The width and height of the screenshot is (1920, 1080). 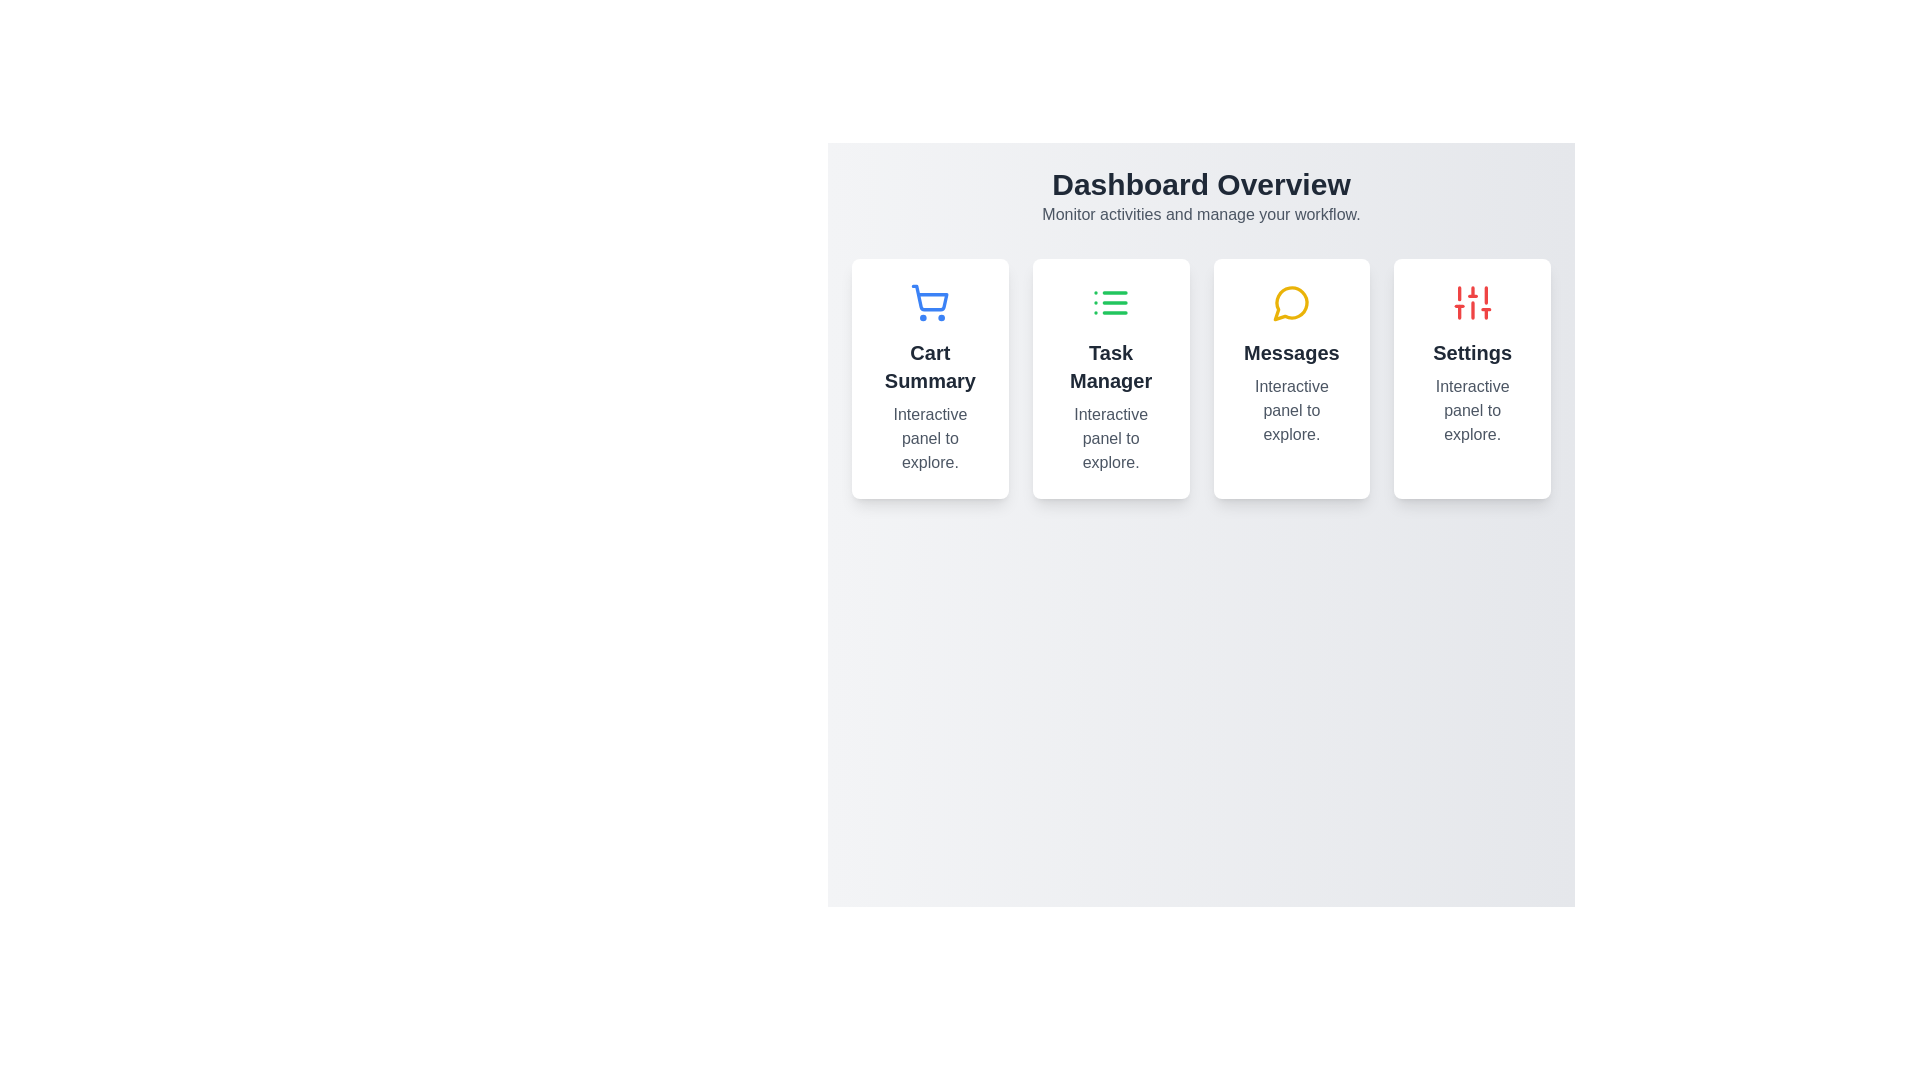 I want to click on text 'Interactive panel to explore.' which is styled in gray and located below the heading 'Messages' within the card labeled 'Messages.', so click(x=1291, y=410).